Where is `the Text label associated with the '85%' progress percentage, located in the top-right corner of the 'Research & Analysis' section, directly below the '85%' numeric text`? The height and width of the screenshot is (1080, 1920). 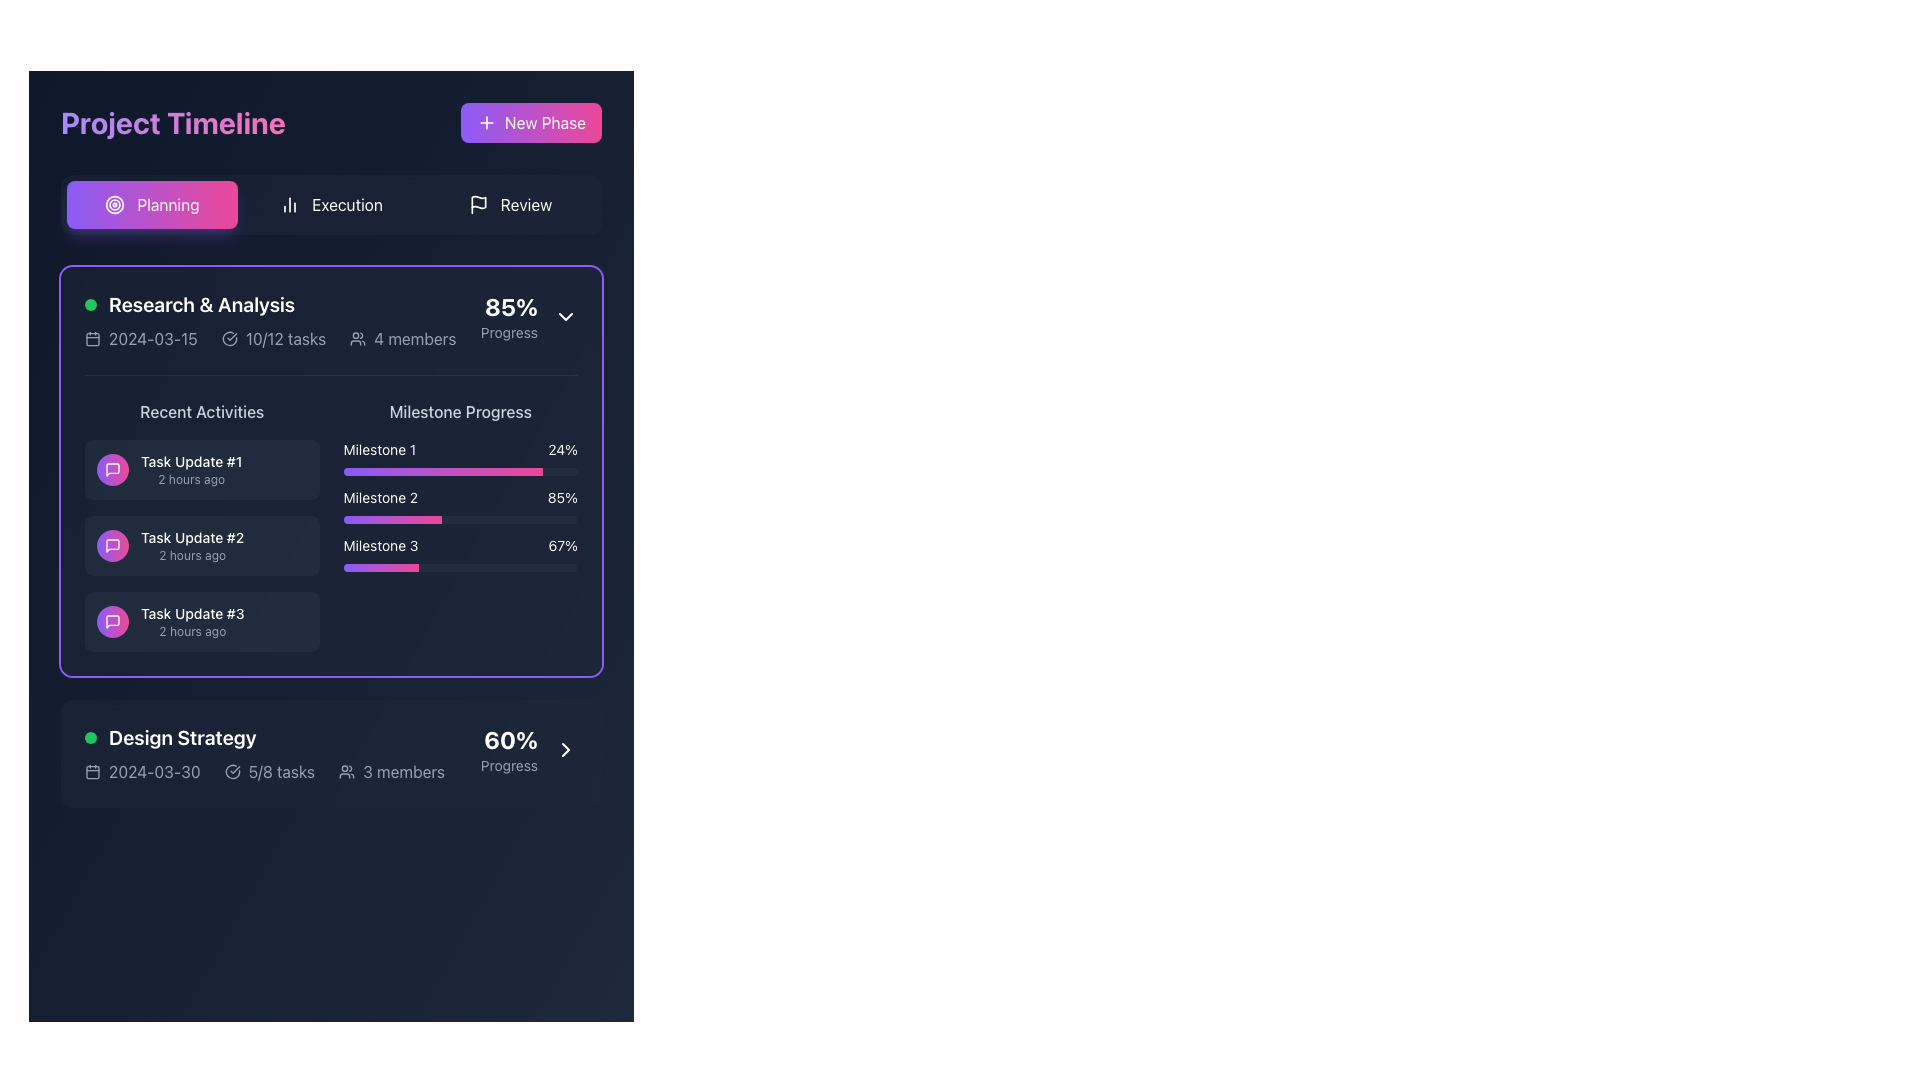
the Text label associated with the '85%' progress percentage, located in the top-right corner of the 'Research & Analysis' section, directly below the '85%' numeric text is located at coordinates (509, 331).